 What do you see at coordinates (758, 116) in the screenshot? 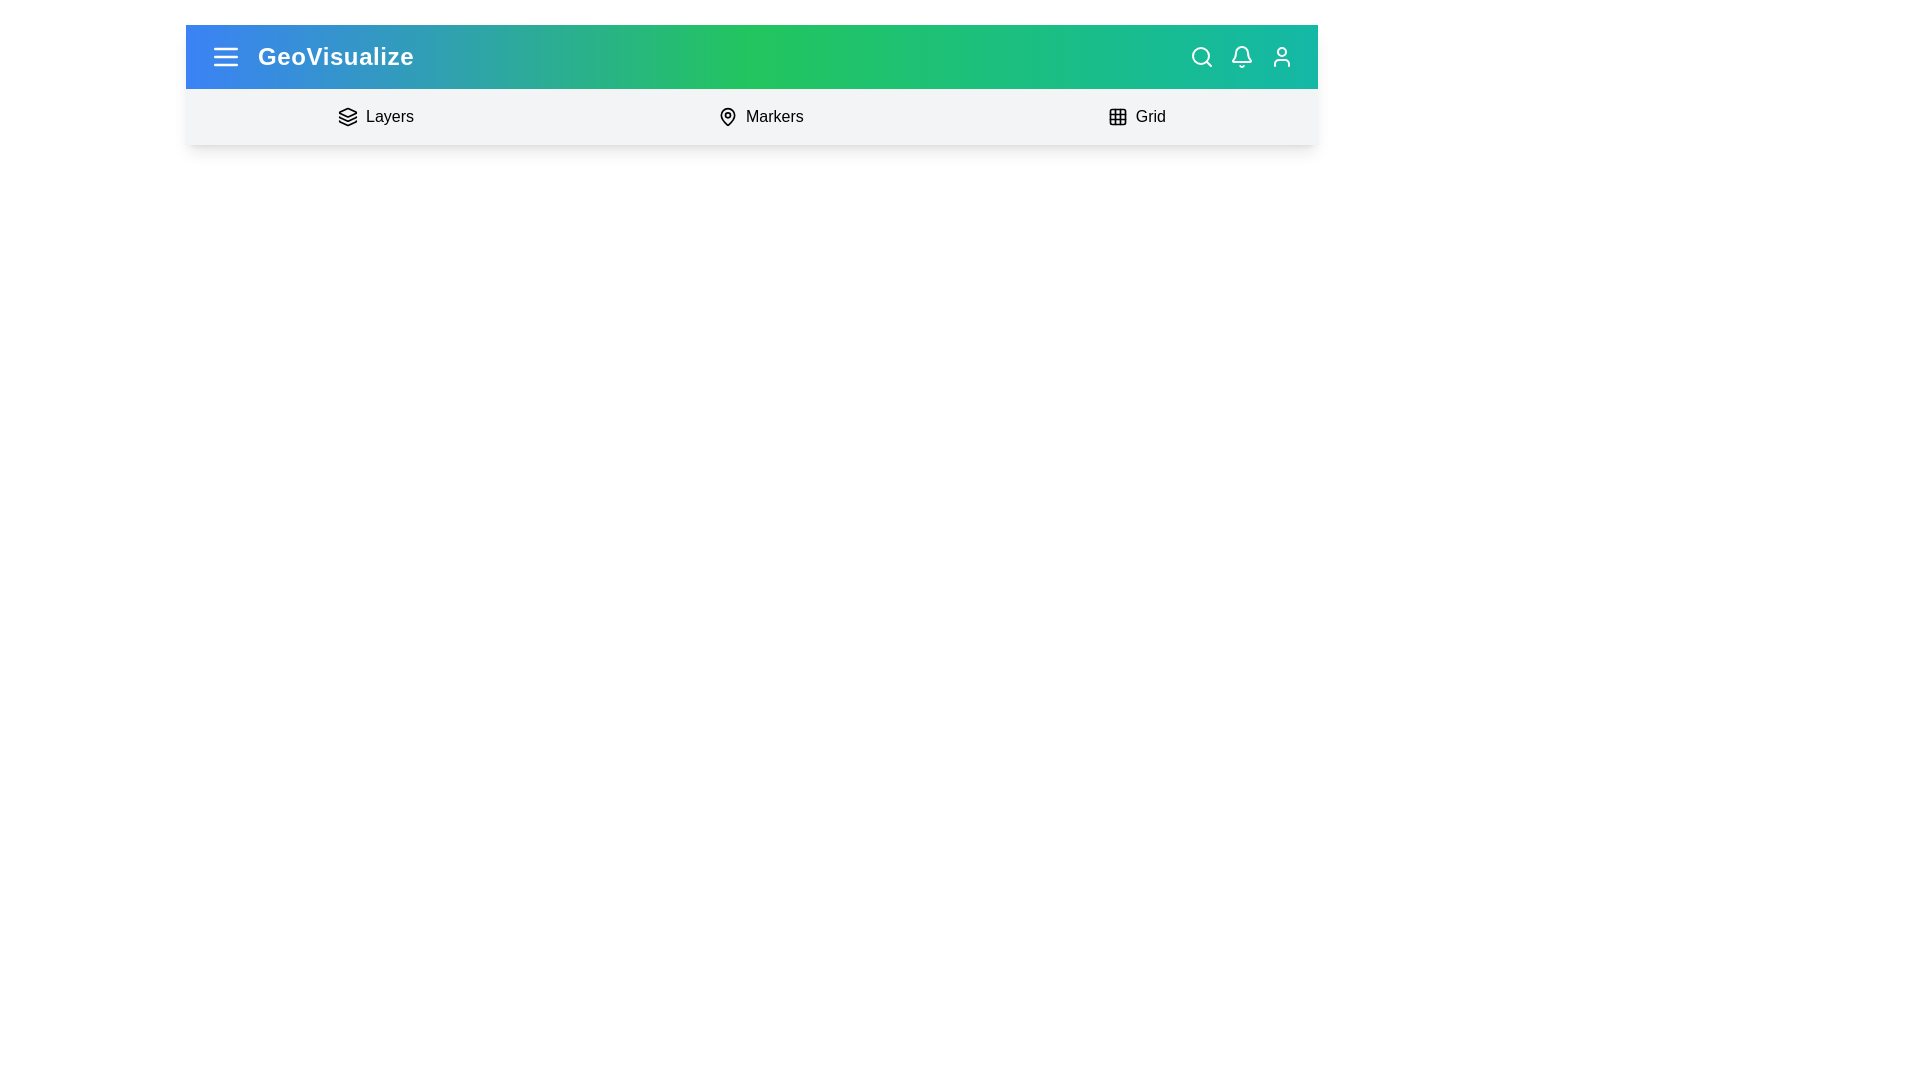
I see `the 'Markers' button to toggle the Markers panel` at bounding box center [758, 116].